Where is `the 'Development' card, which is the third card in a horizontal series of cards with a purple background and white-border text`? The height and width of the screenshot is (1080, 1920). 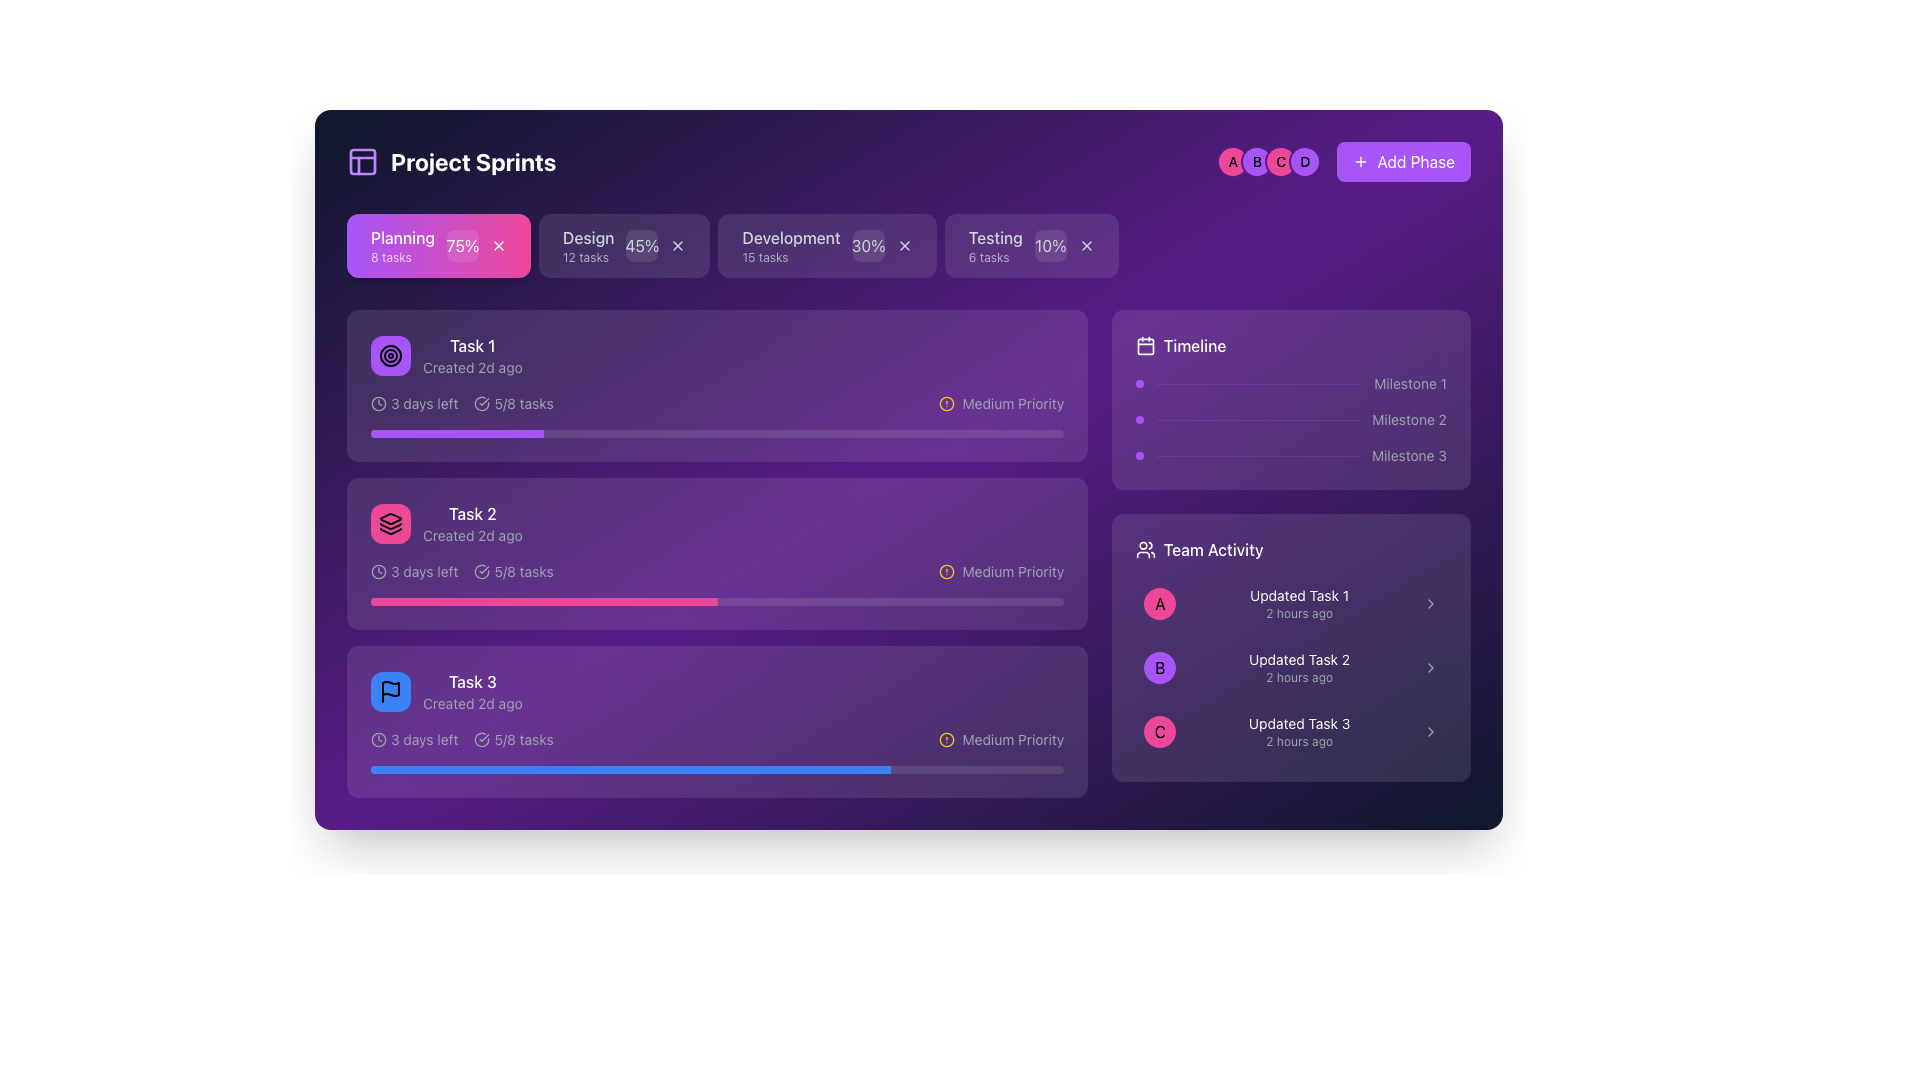 the 'Development' card, which is the third card in a horizontal series of cards with a purple background and white-border text is located at coordinates (827, 245).